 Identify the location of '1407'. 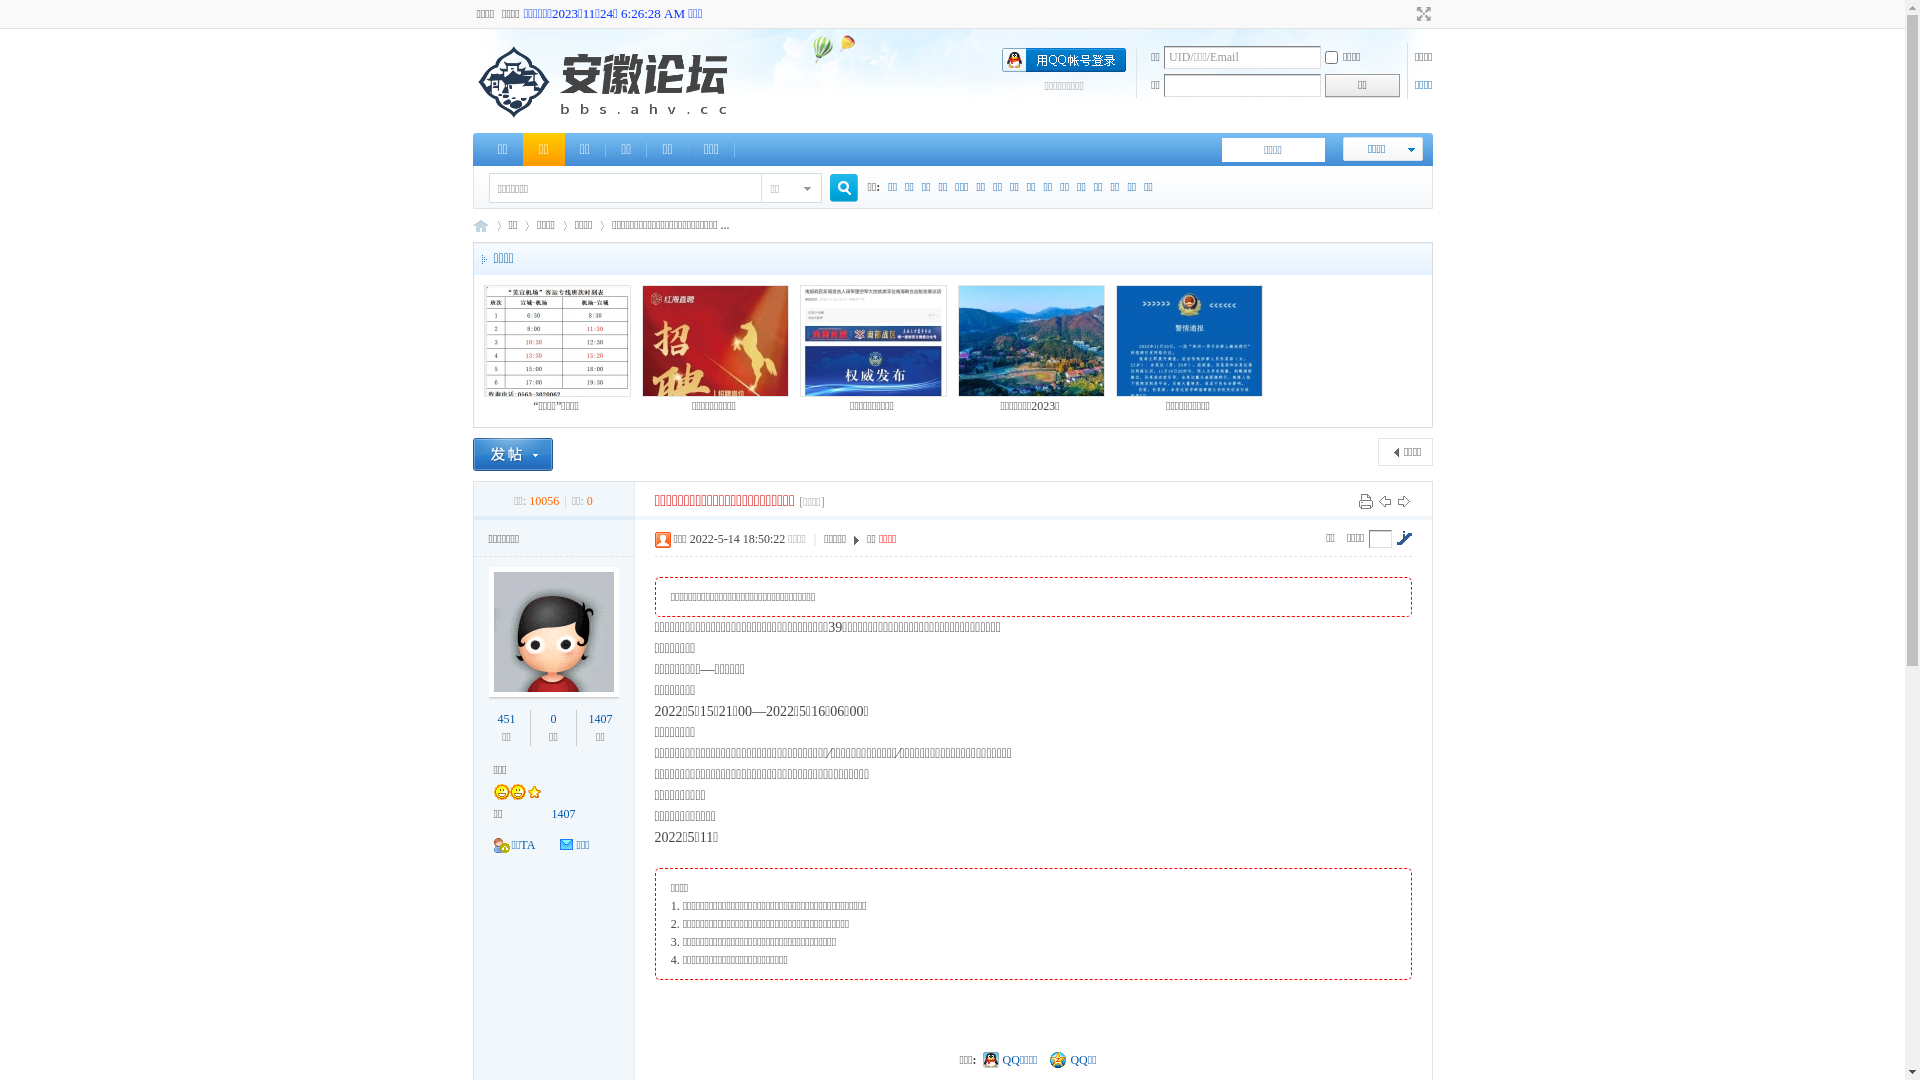
(562, 813).